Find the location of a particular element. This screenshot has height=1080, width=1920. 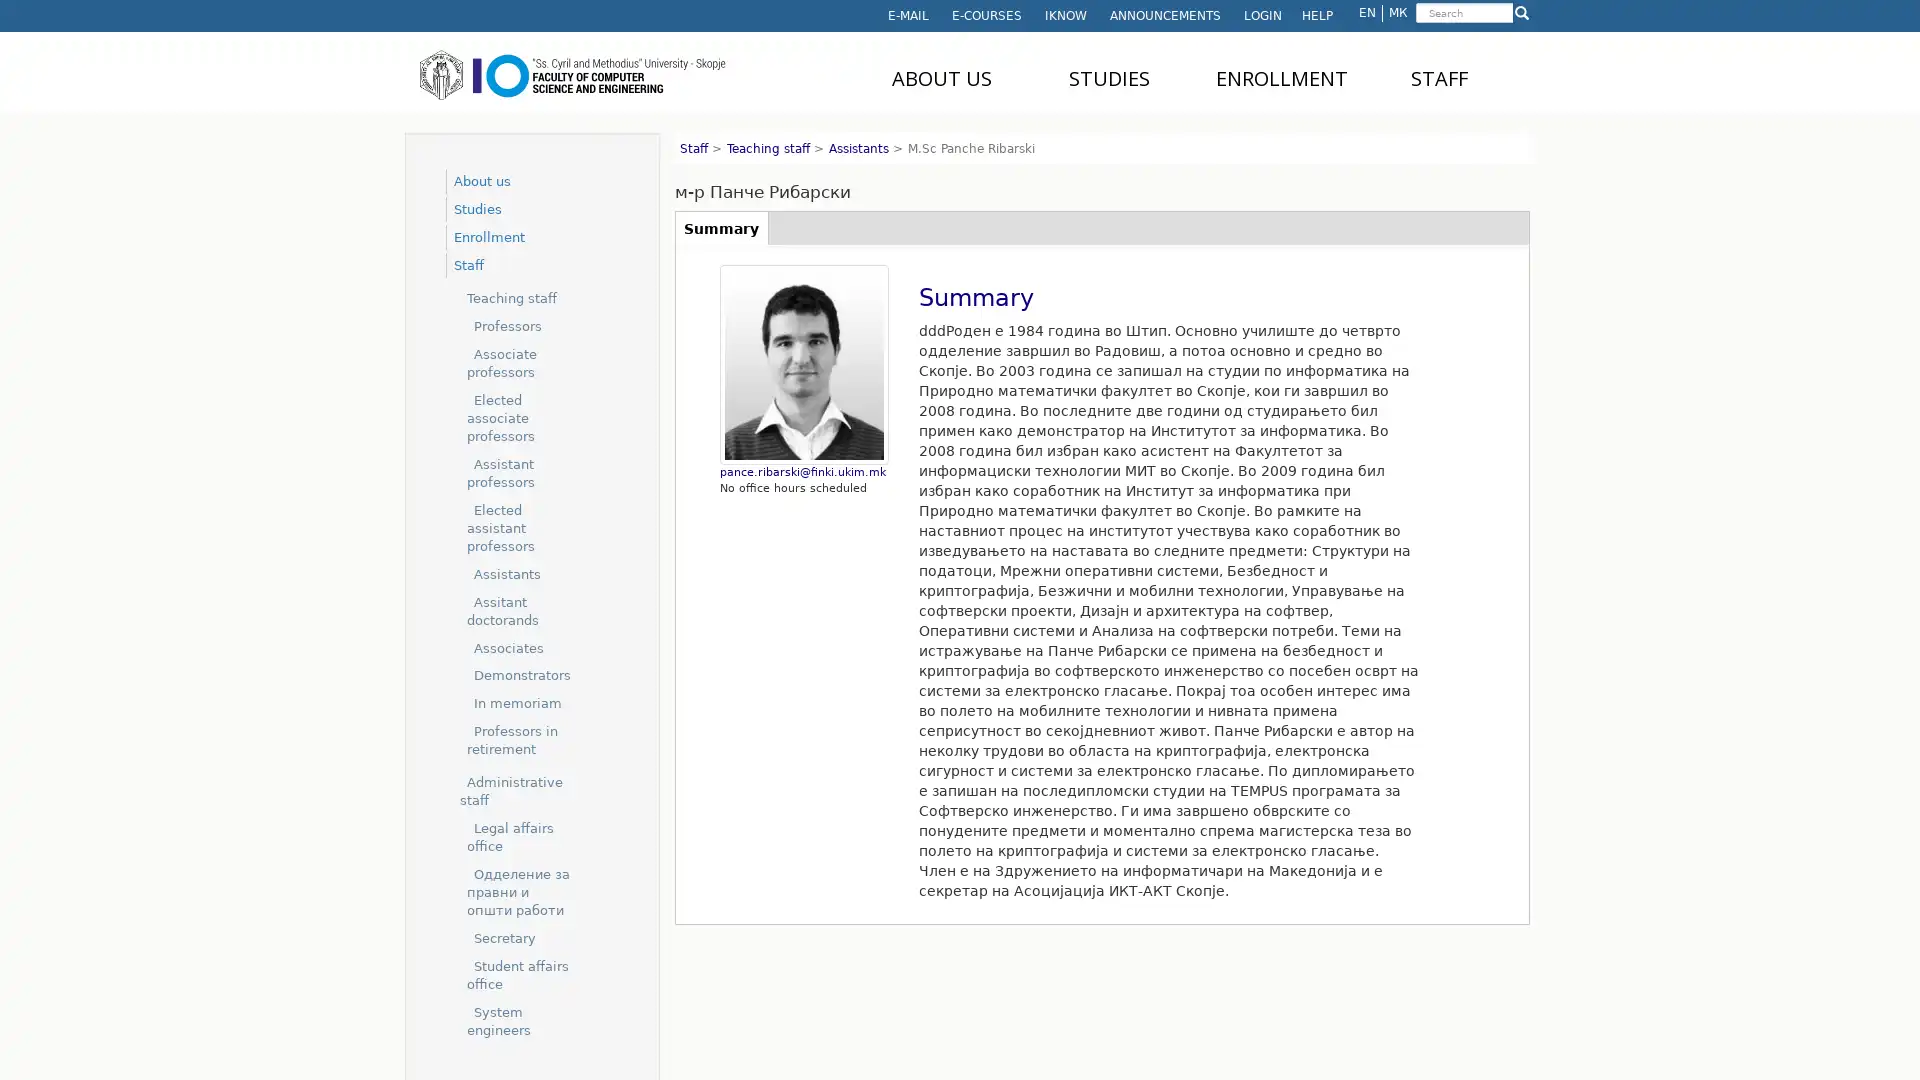

Search is located at coordinates (1416, 26).